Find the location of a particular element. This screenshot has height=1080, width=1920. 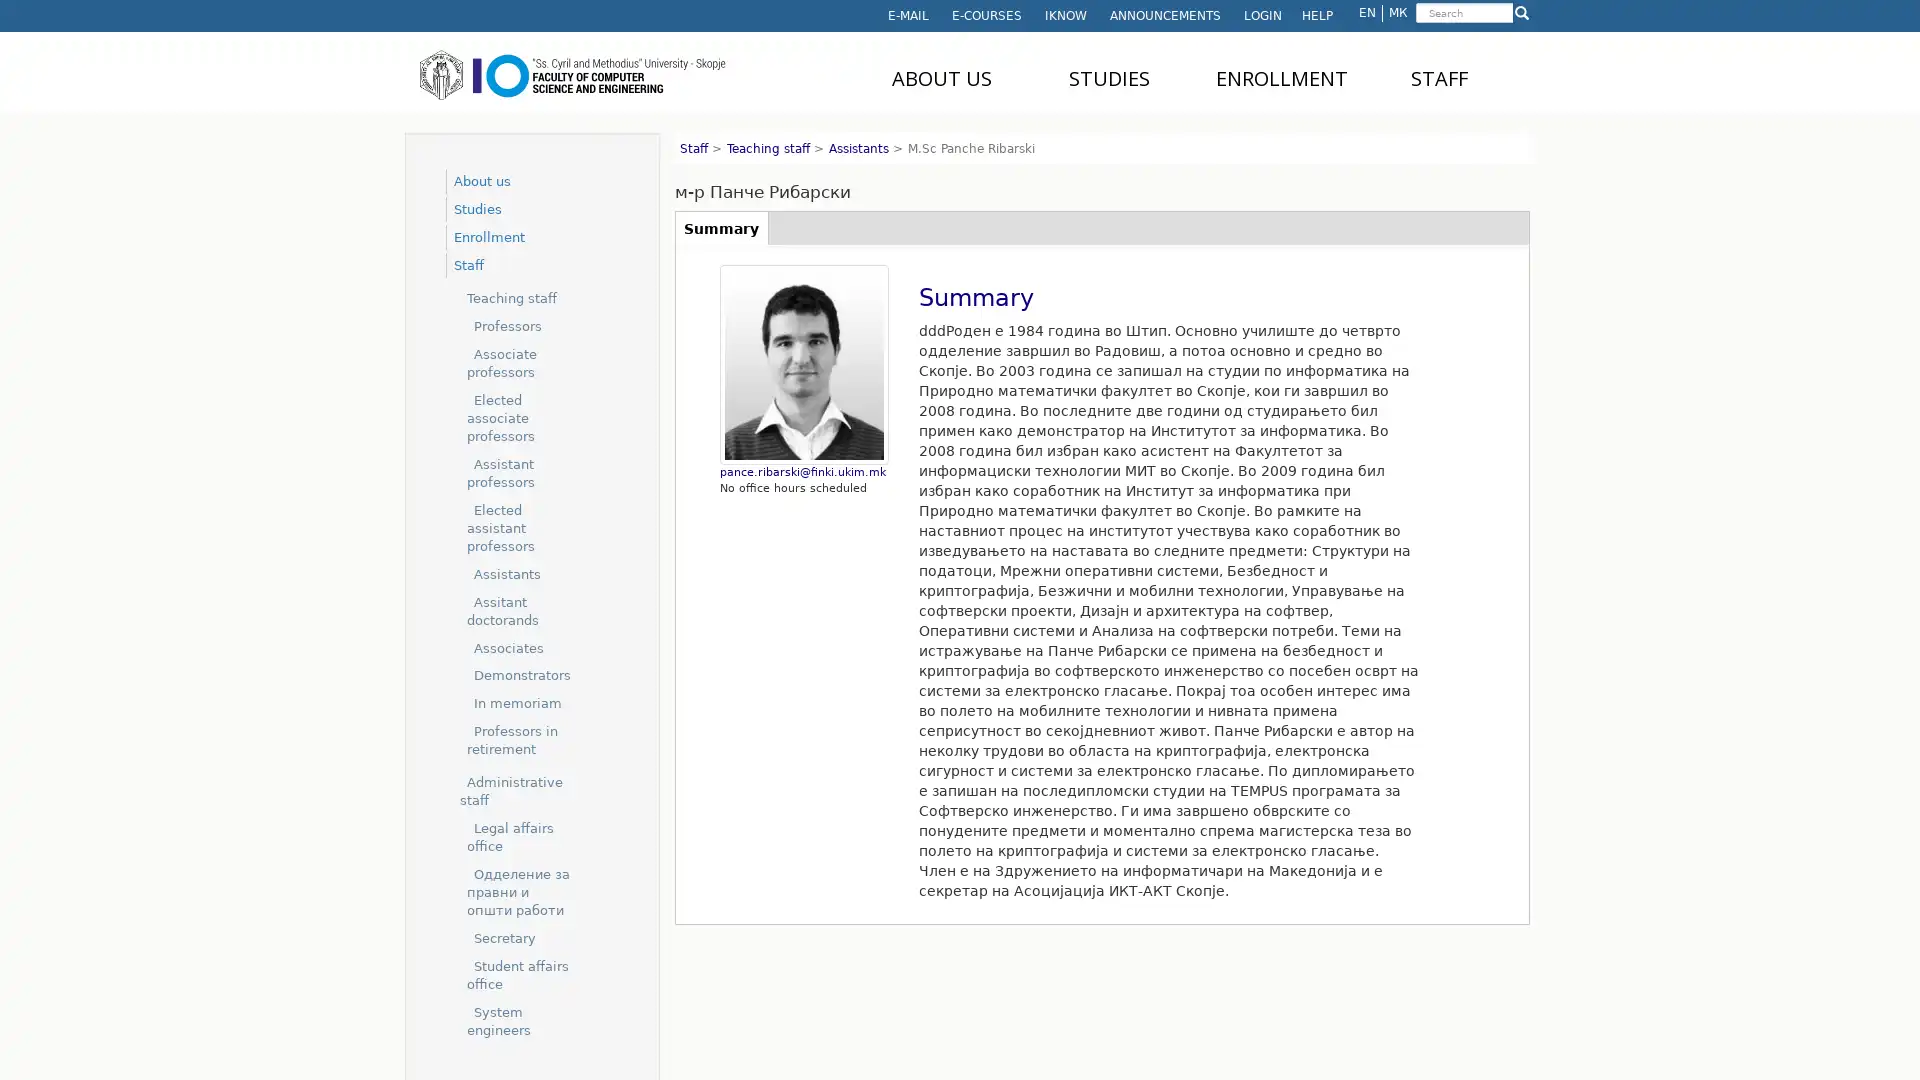

Search is located at coordinates (1416, 26).